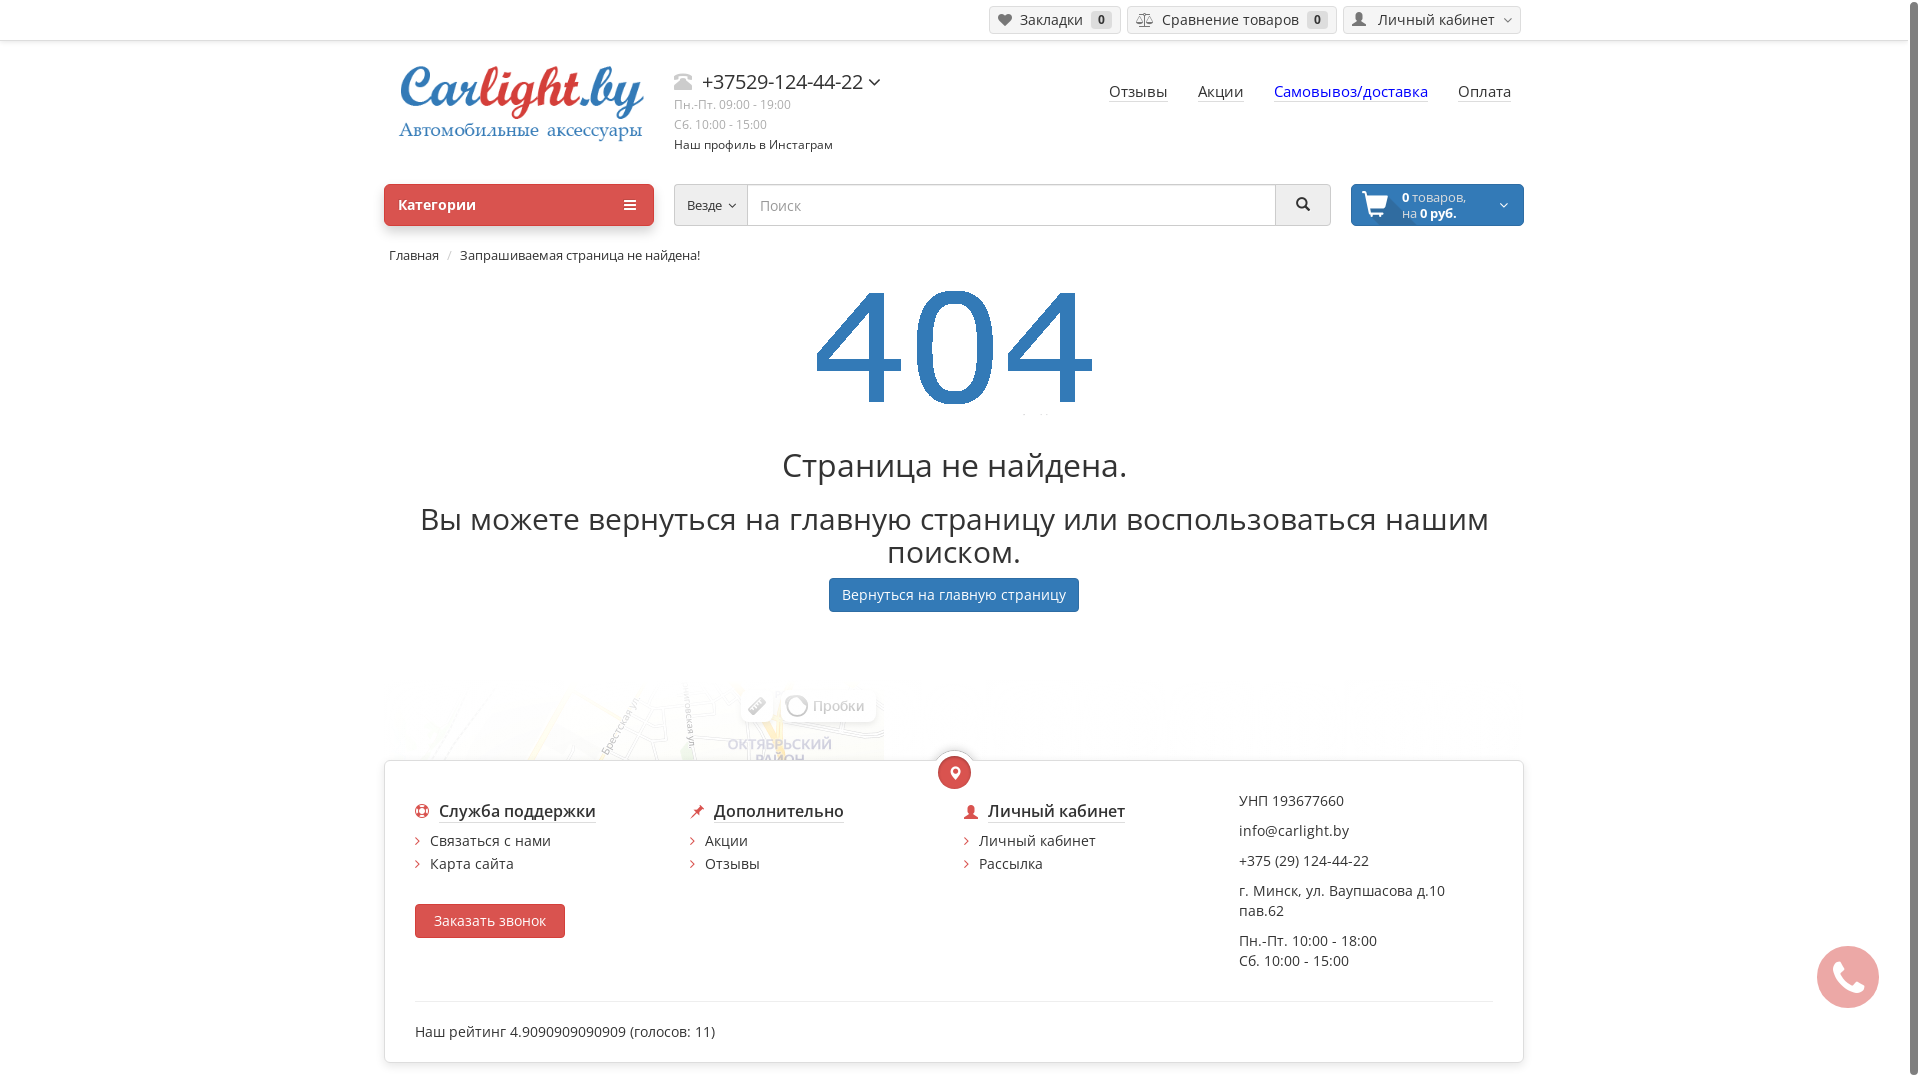 The width and height of the screenshot is (1920, 1080). Describe the element at coordinates (1237, 830) in the screenshot. I see `'info@carlight.by'` at that location.